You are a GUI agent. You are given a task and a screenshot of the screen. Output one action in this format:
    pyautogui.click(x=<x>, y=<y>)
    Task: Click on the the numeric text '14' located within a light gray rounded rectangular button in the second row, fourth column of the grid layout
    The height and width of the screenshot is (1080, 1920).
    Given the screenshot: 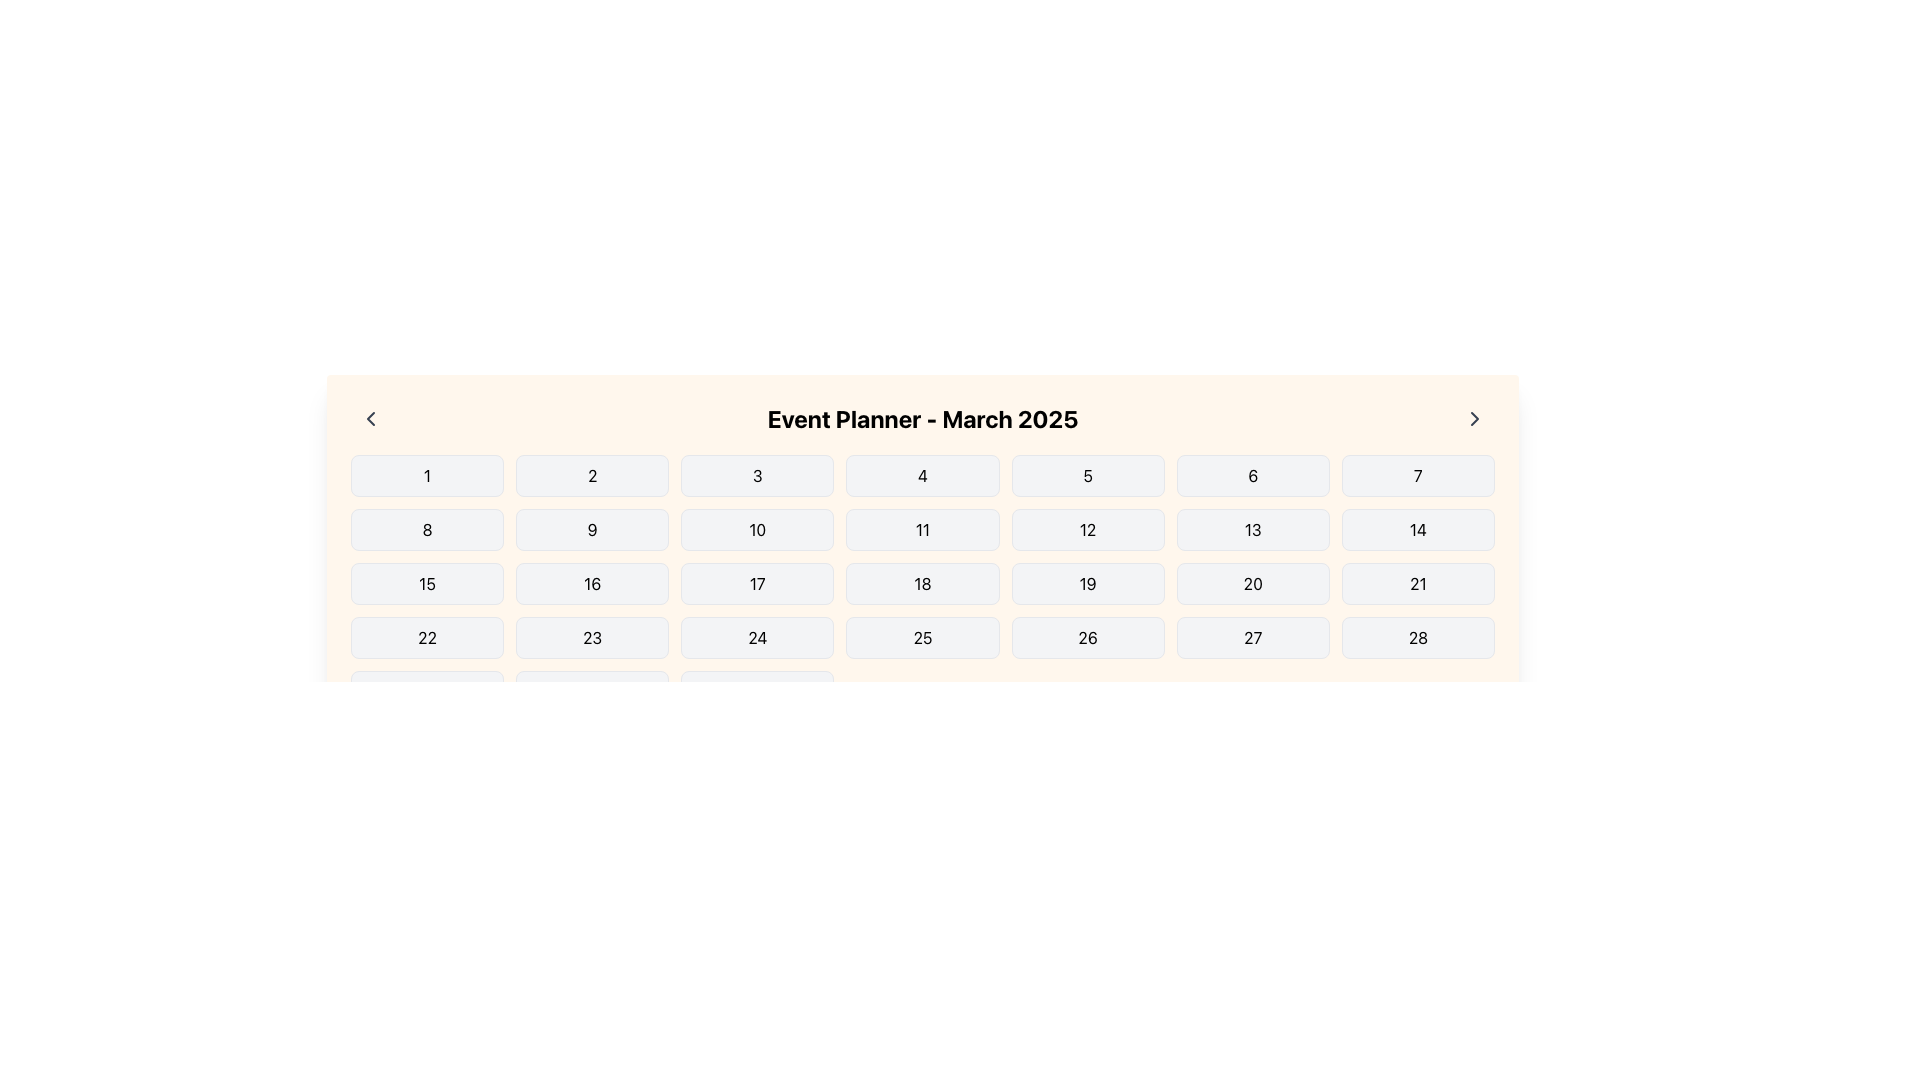 What is the action you would take?
    pyautogui.click(x=1417, y=528)
    